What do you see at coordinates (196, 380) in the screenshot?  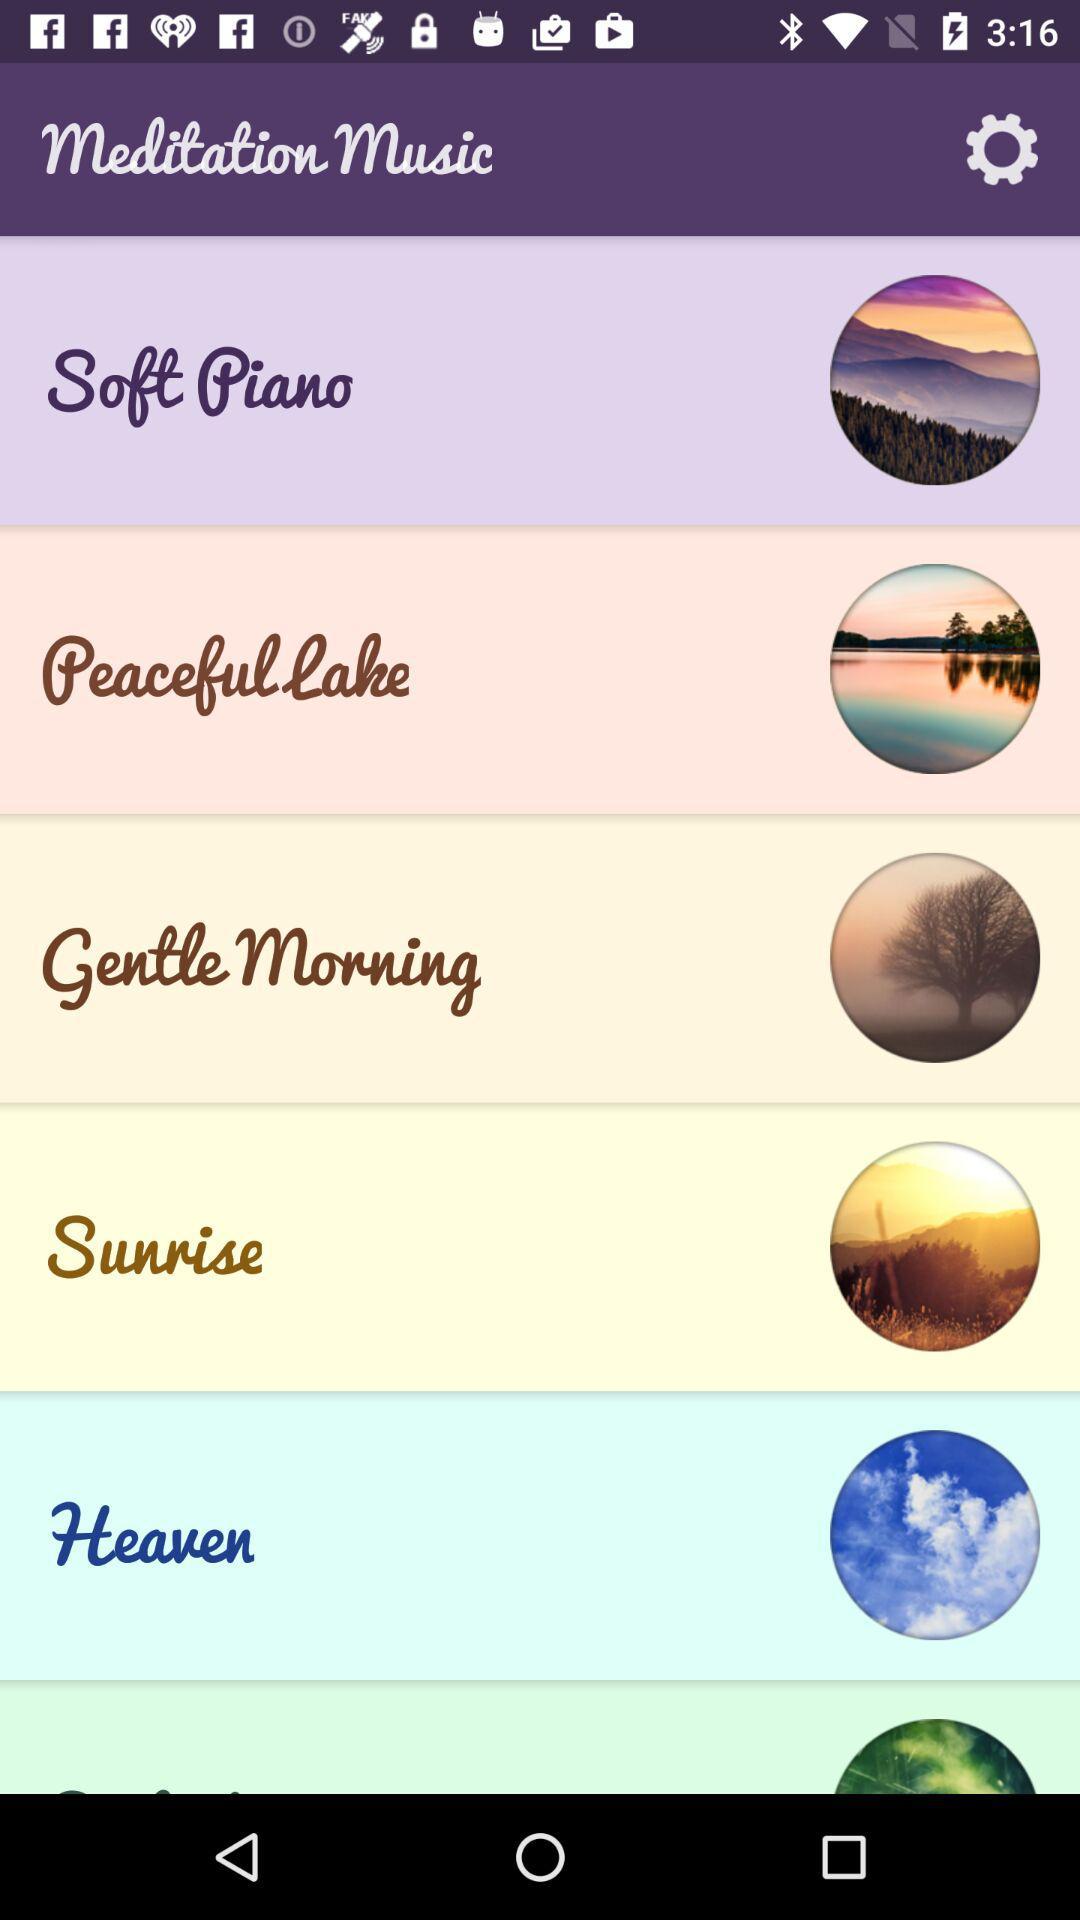 I see `soft piano icon` at bounding box center [196, 380].